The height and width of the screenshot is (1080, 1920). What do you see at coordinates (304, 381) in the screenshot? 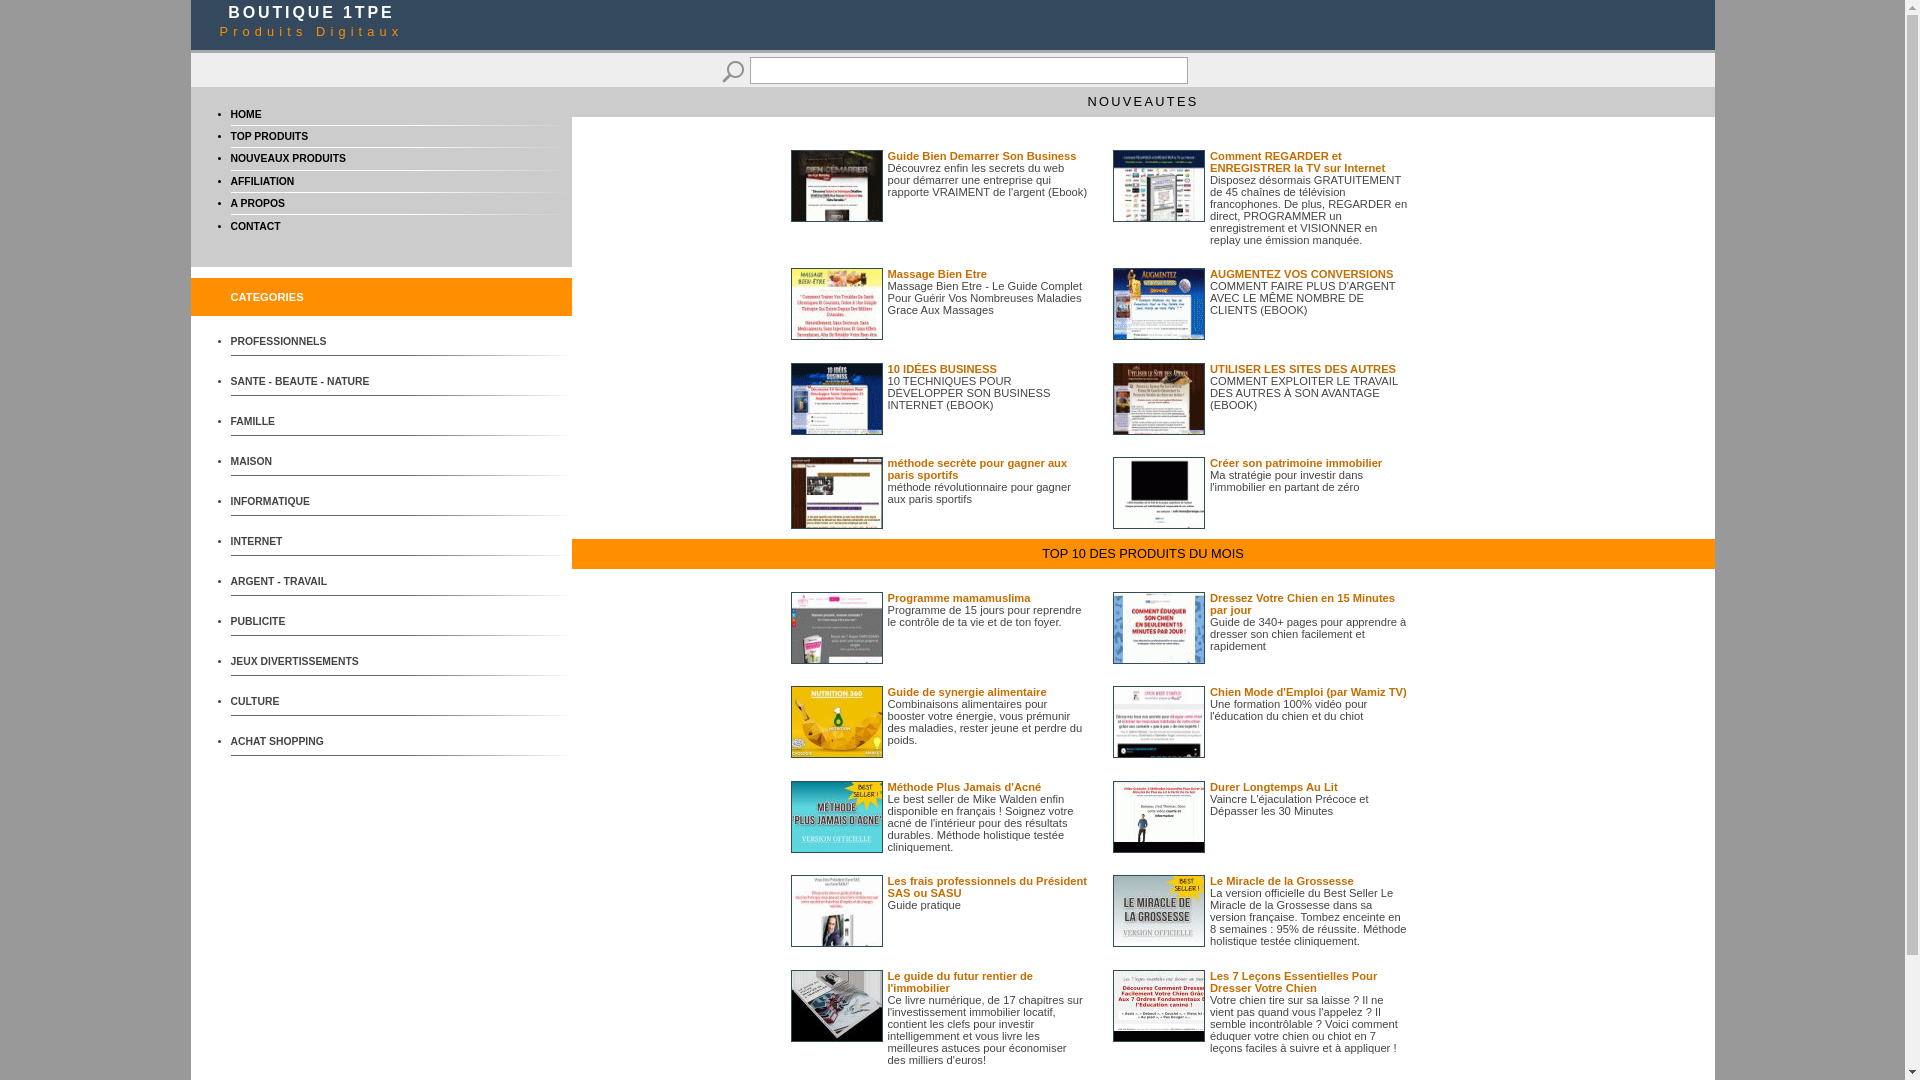
I see `'SANTE - BEAUTE - NATURE'` at bounding box center [304, 381].